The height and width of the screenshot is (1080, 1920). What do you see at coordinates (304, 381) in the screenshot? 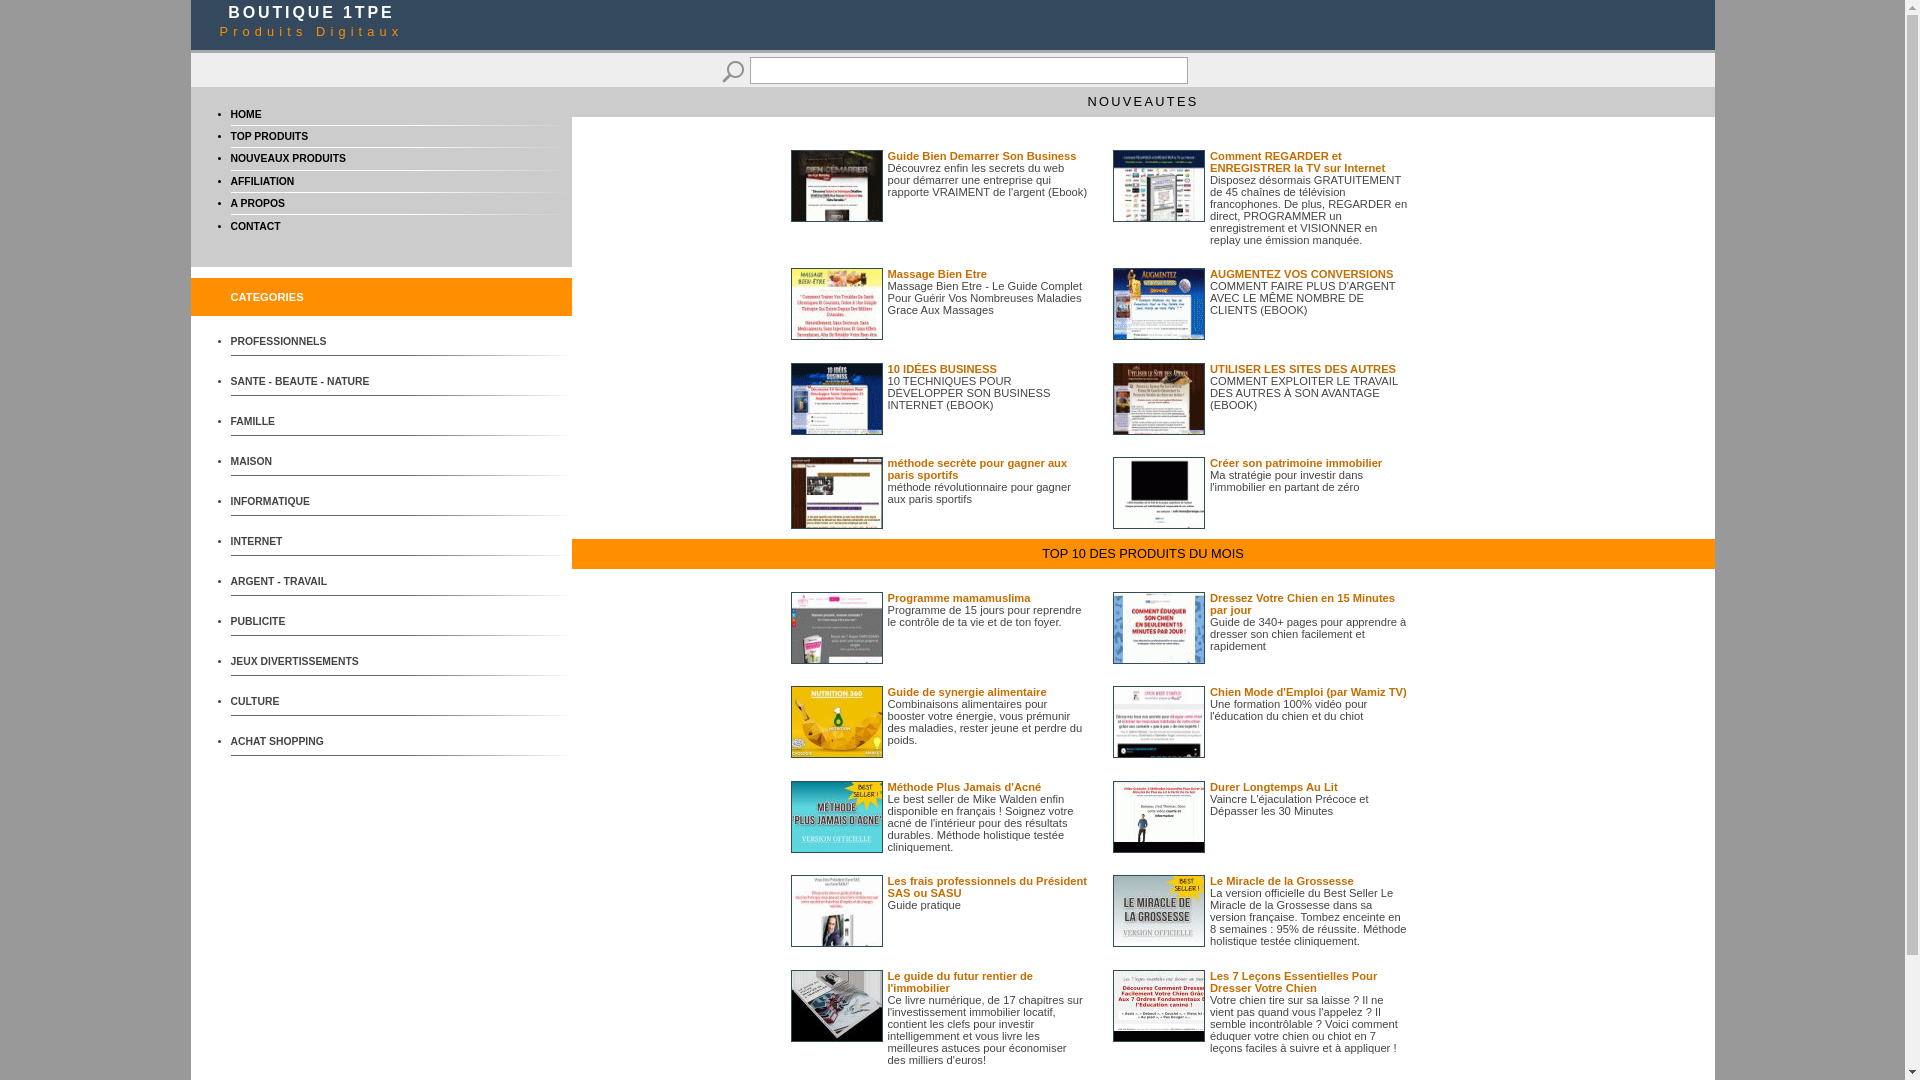
I see `'SANTE - BEAUTE - NATURE'` at bounding box center [304, 381].